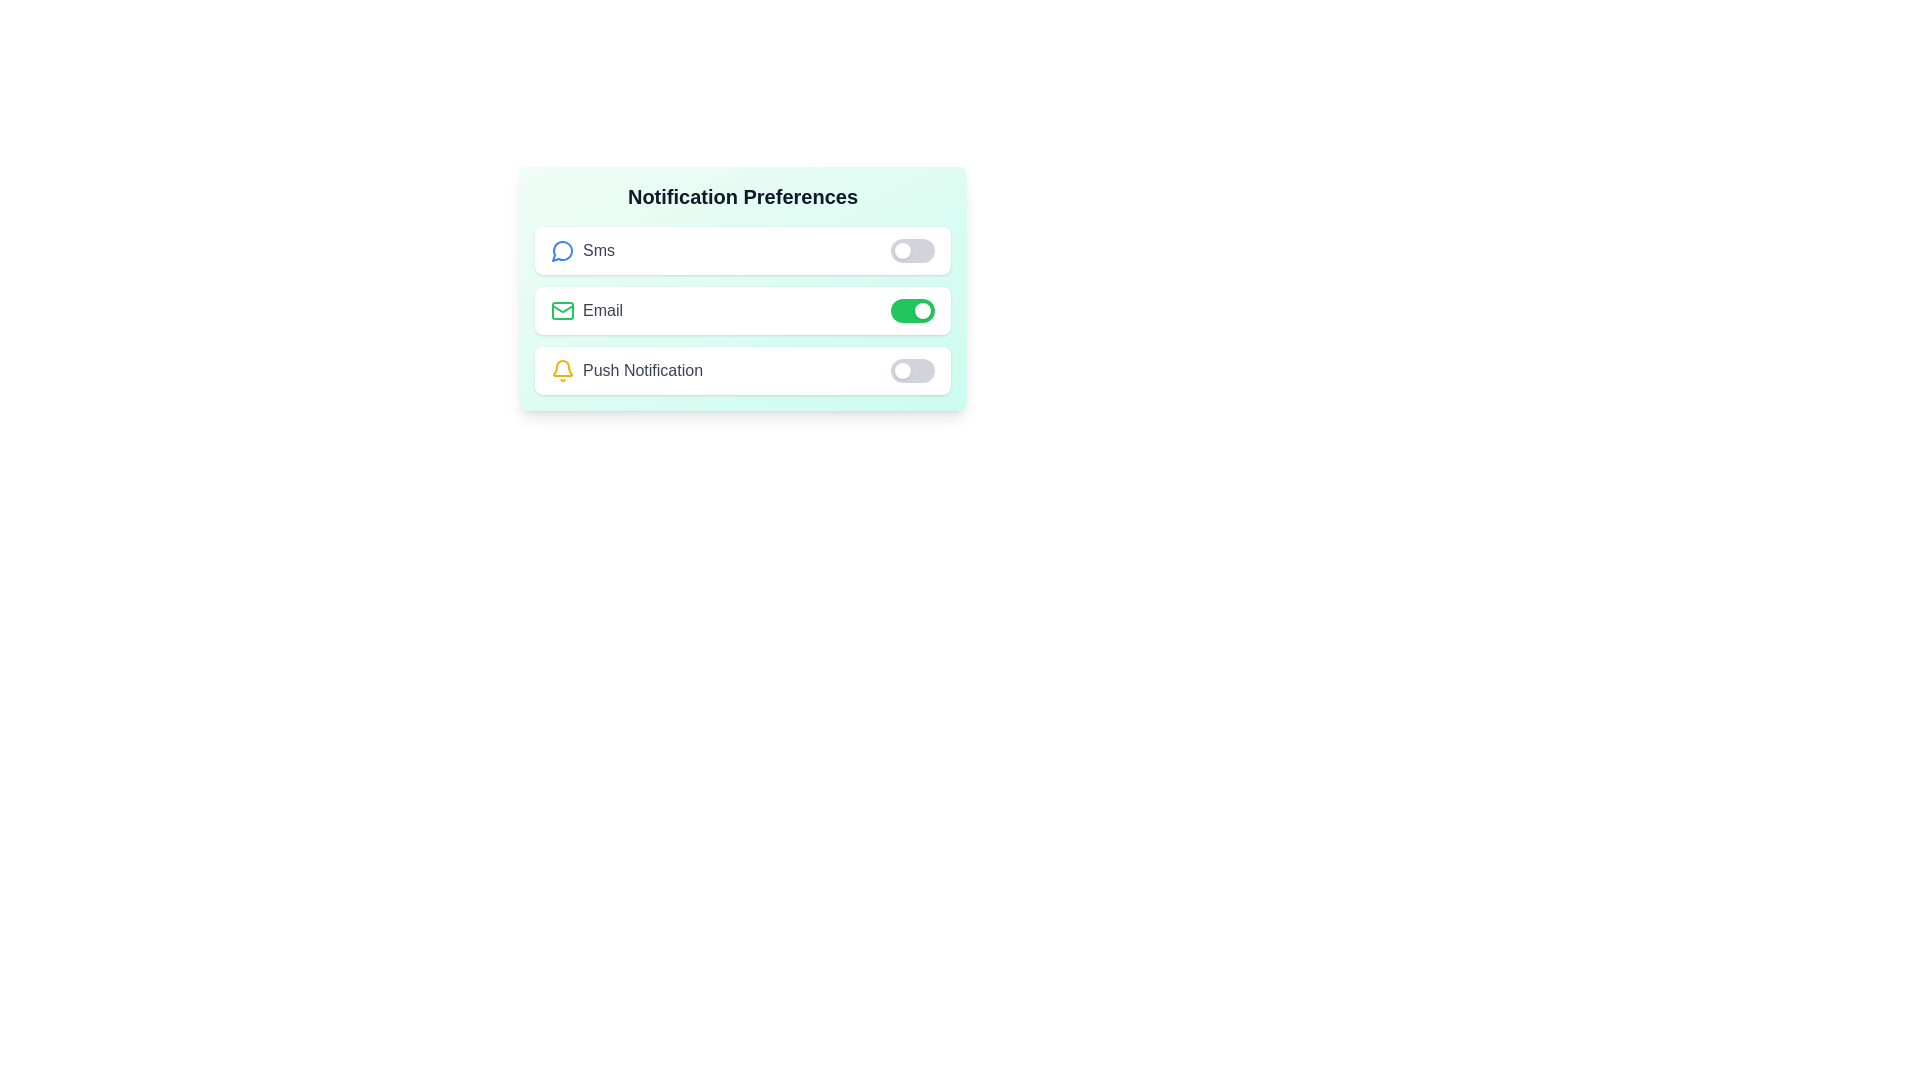  Describe the element at coordinates (643, 370) in the screenshot. I see `the text label that reads 'Push Notification', which is a medium-sized, gray, capitalized font element located in the middle of a row in the notification preferences settings` at that location.